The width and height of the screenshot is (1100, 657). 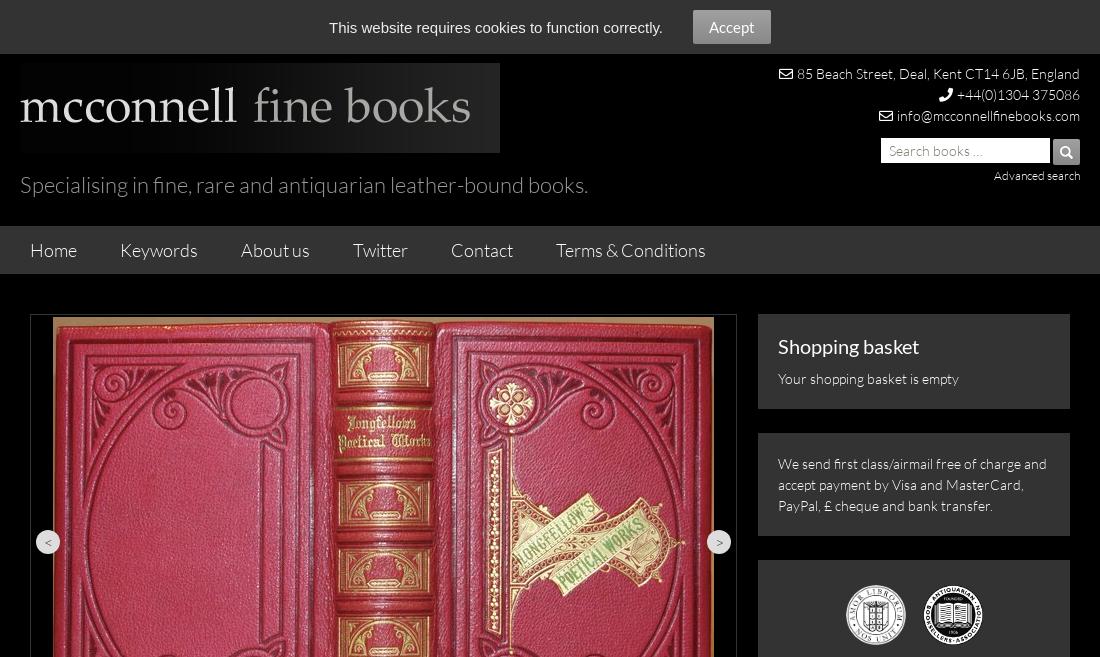 I want to click on 'This website requires cookies to function correctly.', so click(x=495, y=27).